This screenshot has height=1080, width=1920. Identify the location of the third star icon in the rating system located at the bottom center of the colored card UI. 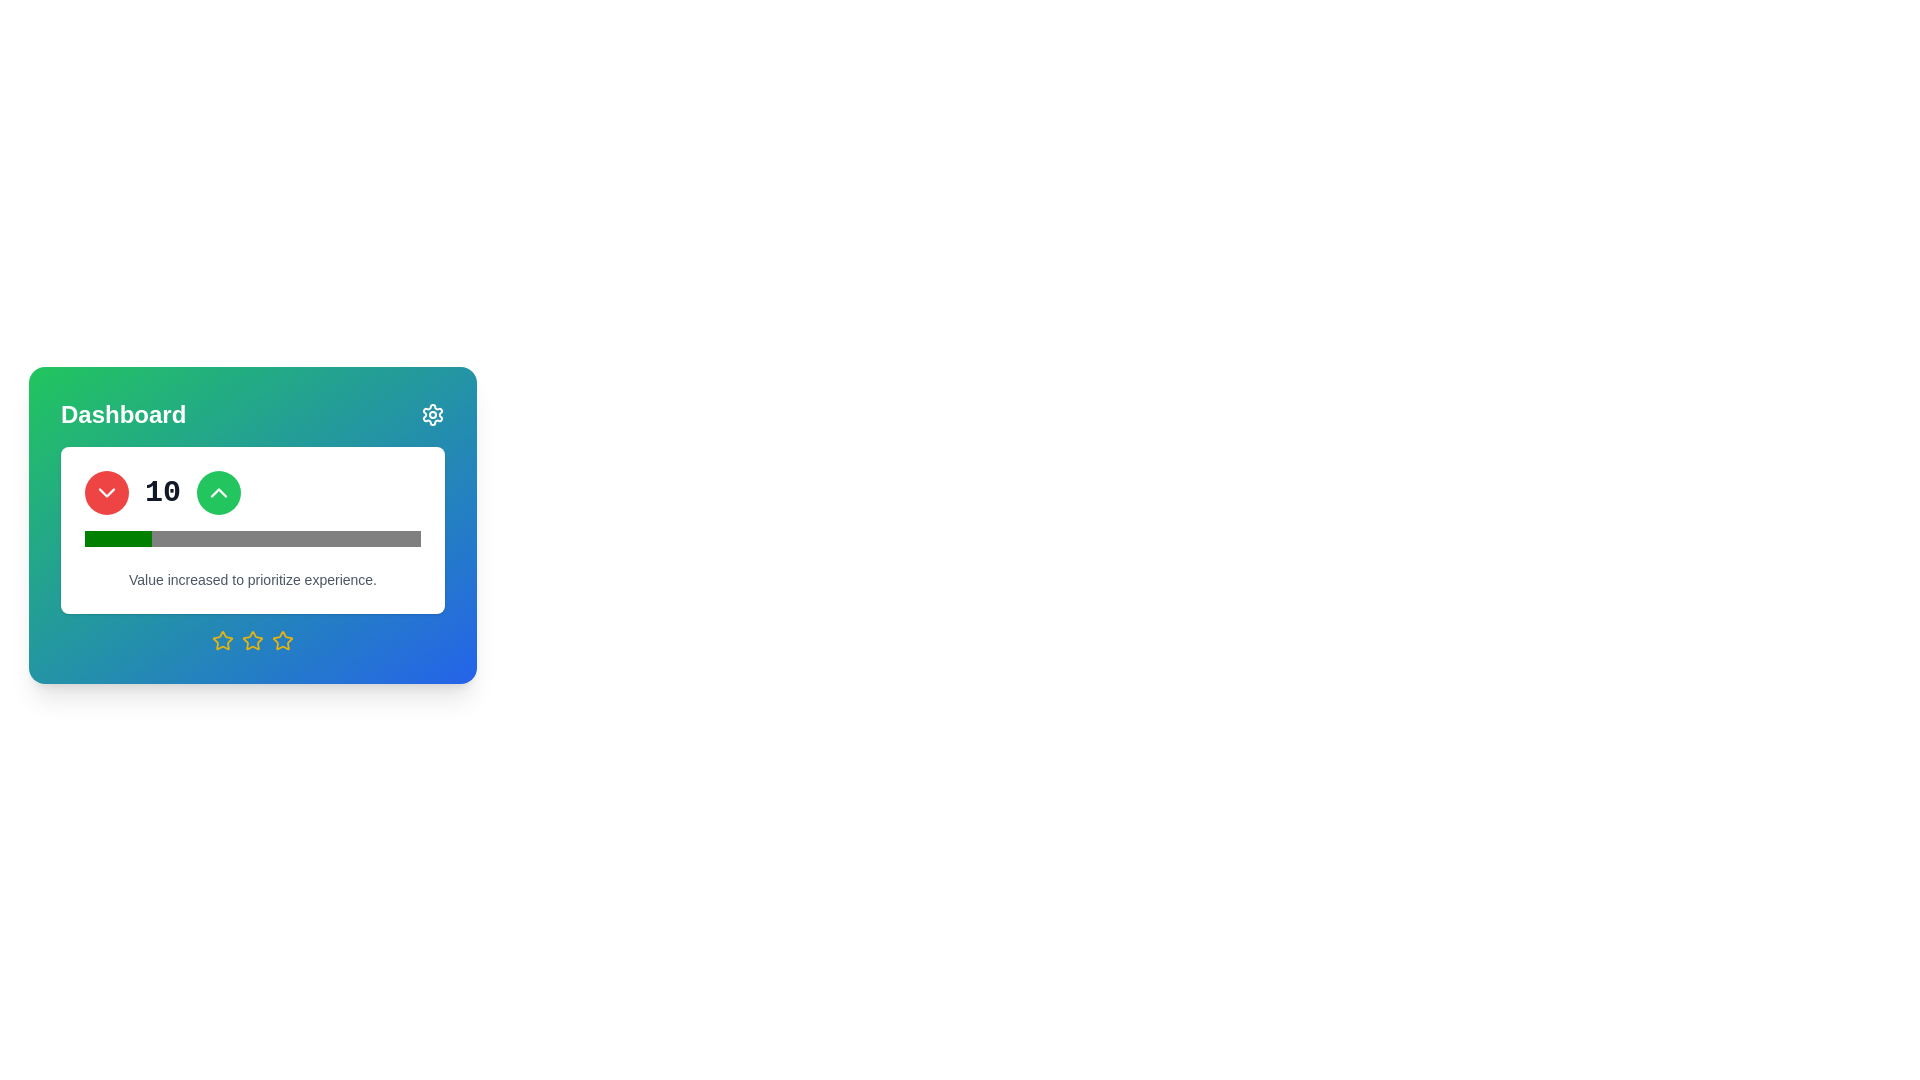
(252, 640).